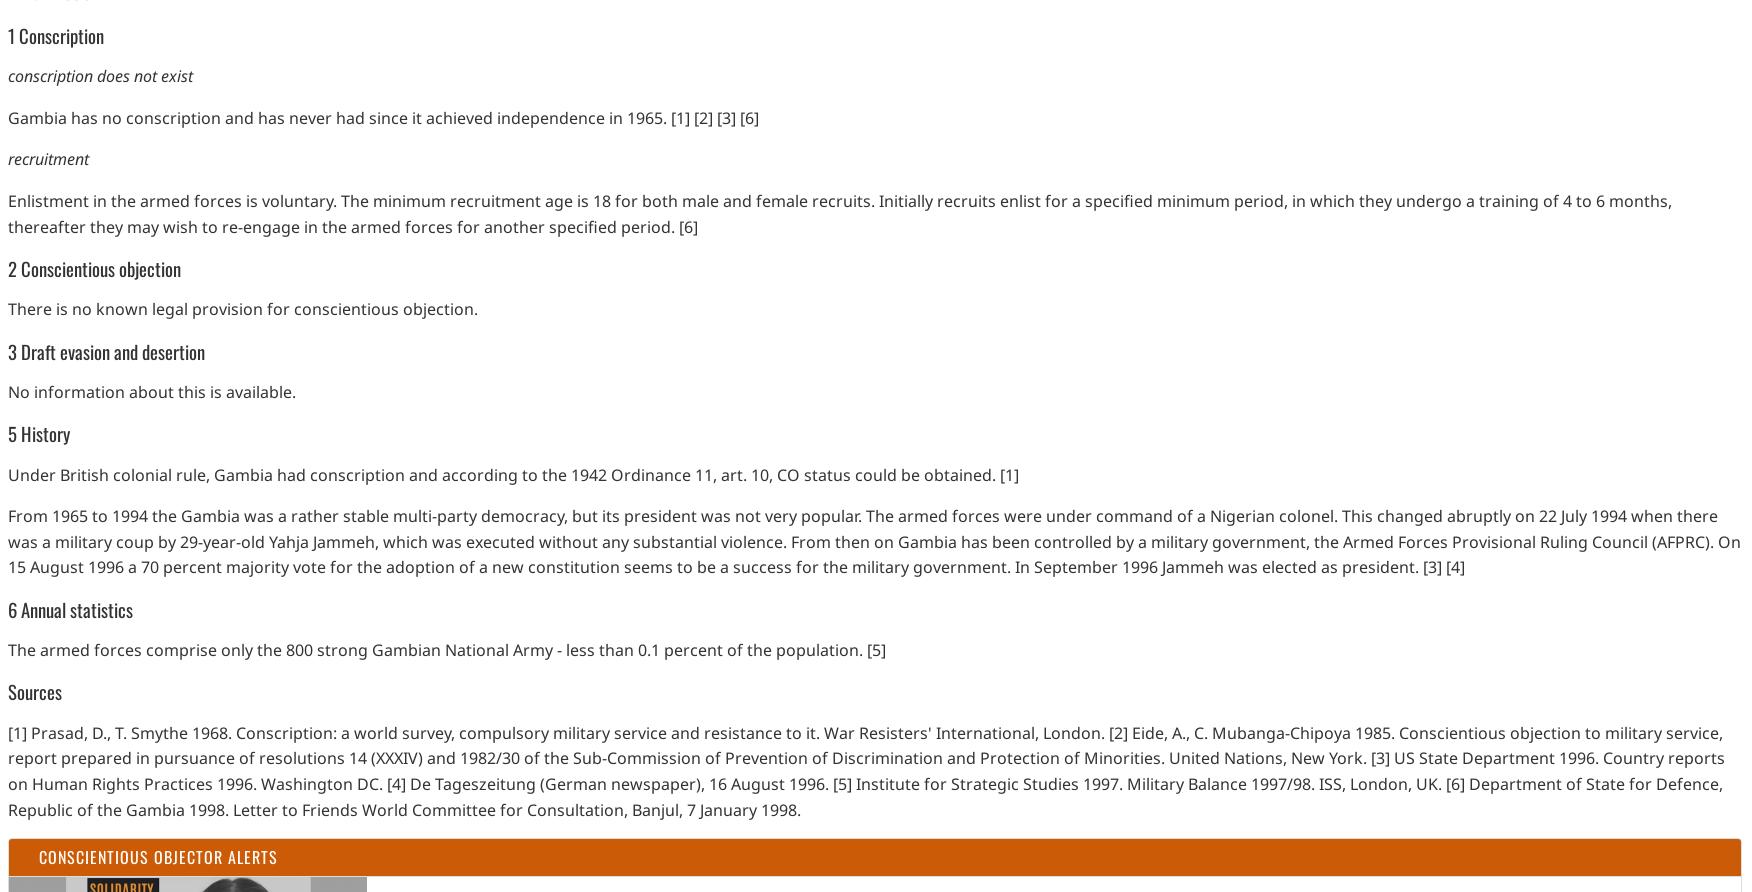  I want to click on 'Under British colonial rule, Gambia had conscription and according to the 1942 Ordinance 11, art. 10, CO status could be obtained. [1]', so click(512, 474).